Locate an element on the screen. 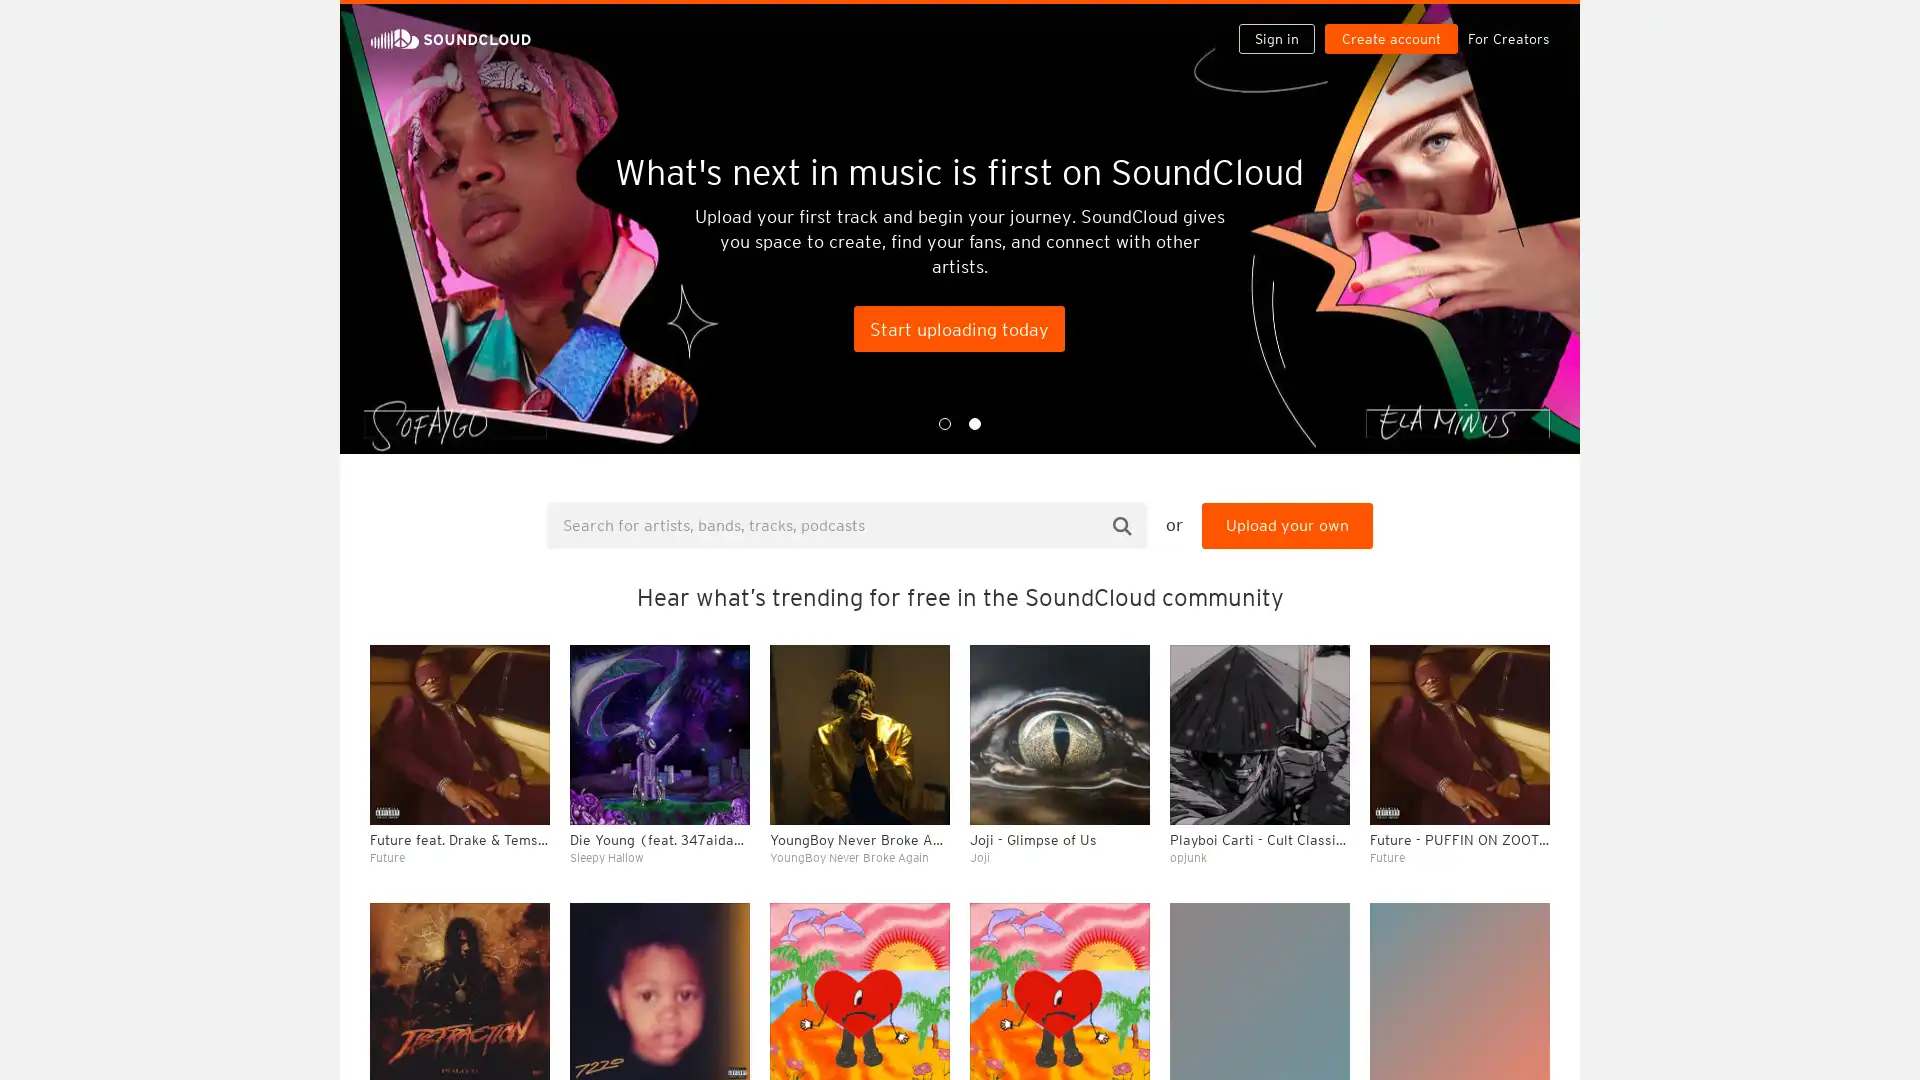  Sign in is located at coordinates (1284, 22).